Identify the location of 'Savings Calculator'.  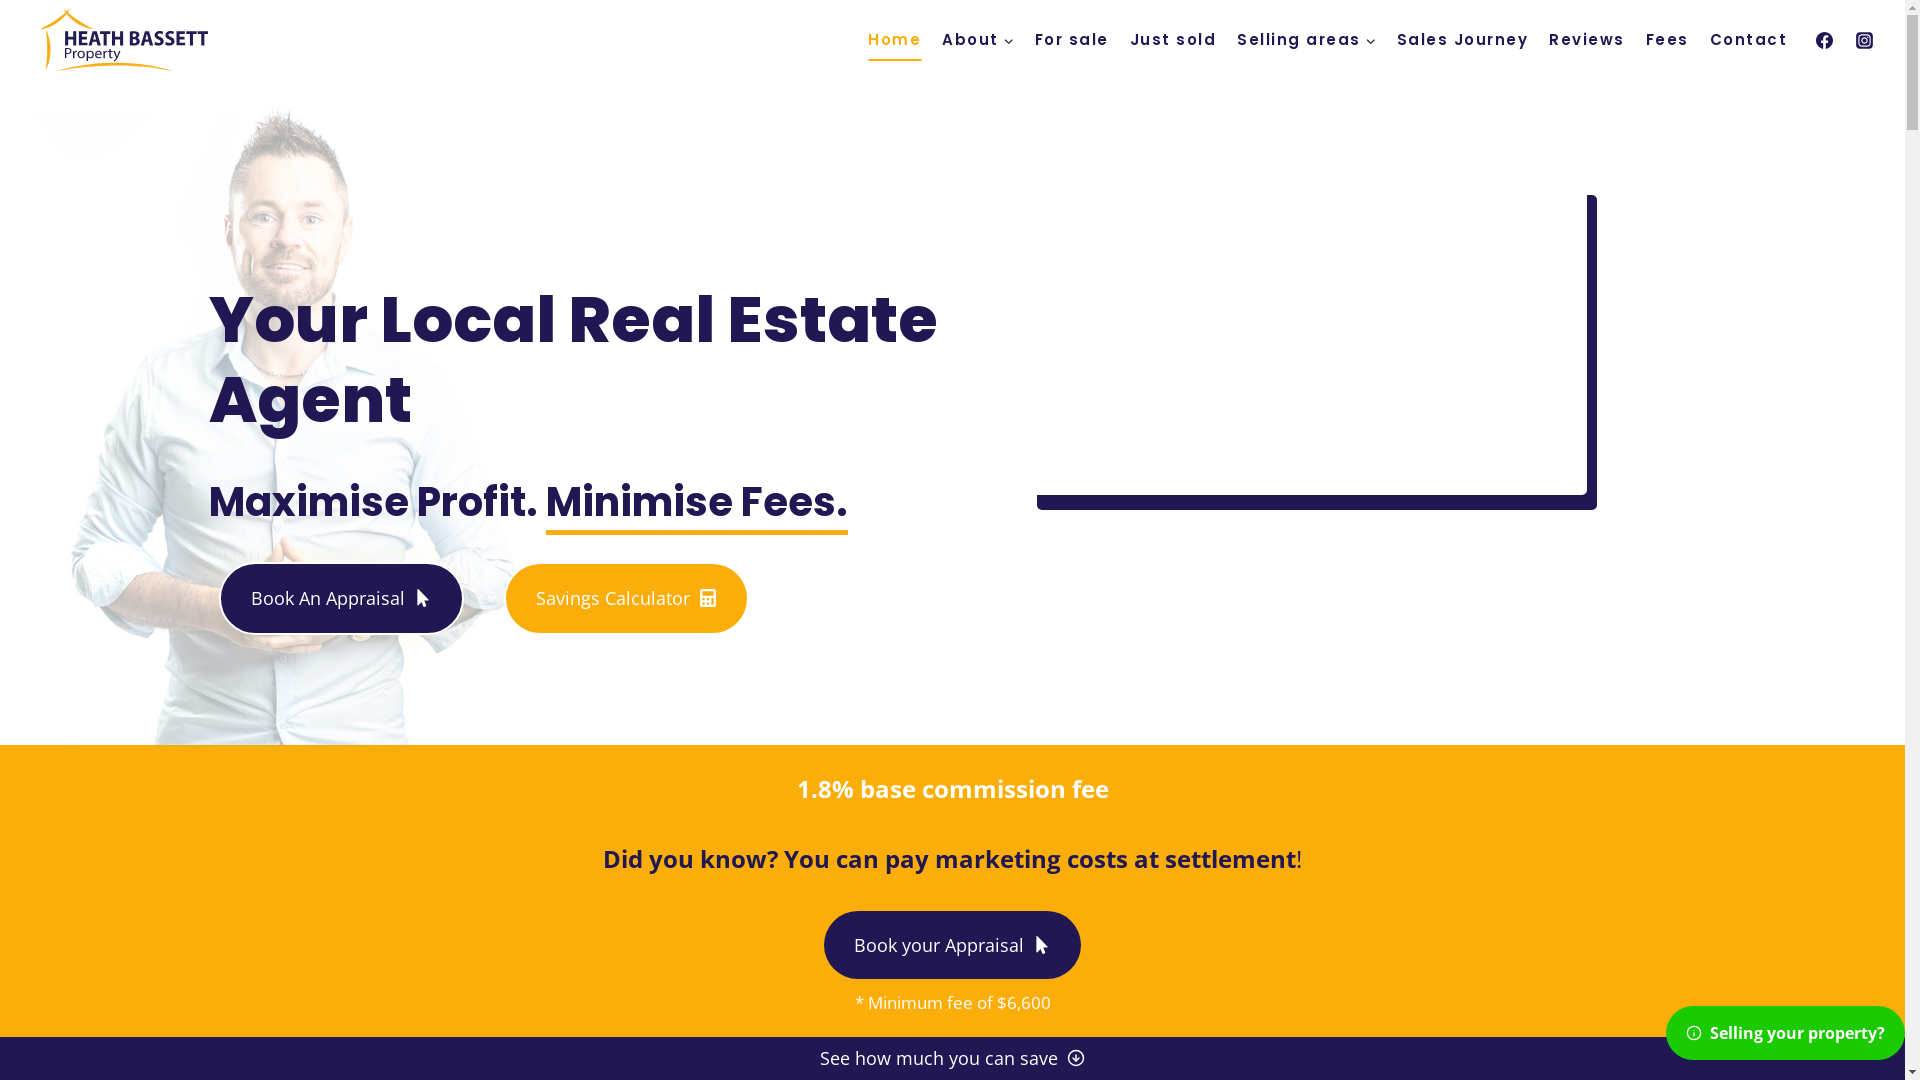
(625, 597).